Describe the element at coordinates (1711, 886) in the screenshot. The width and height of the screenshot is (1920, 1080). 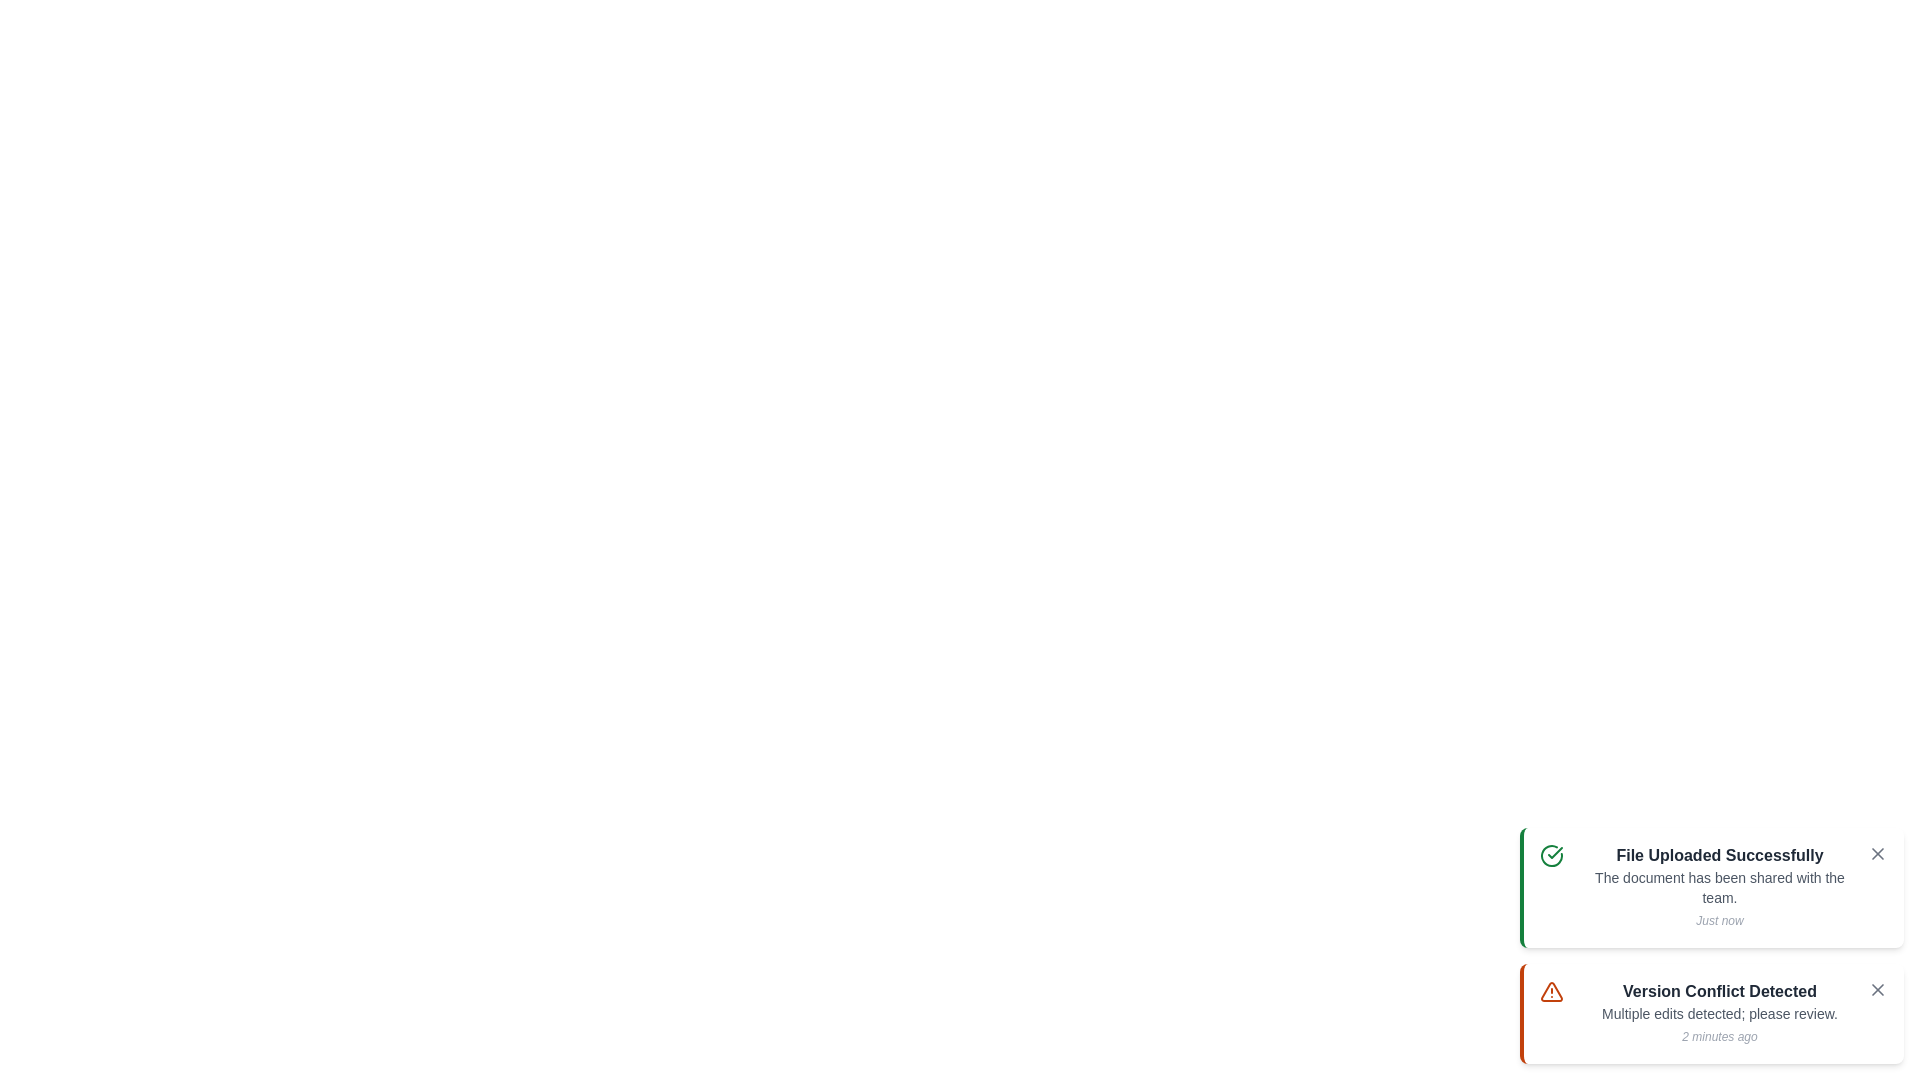
I see `the notification element to display its tooltip or trigger interaction` at that location.